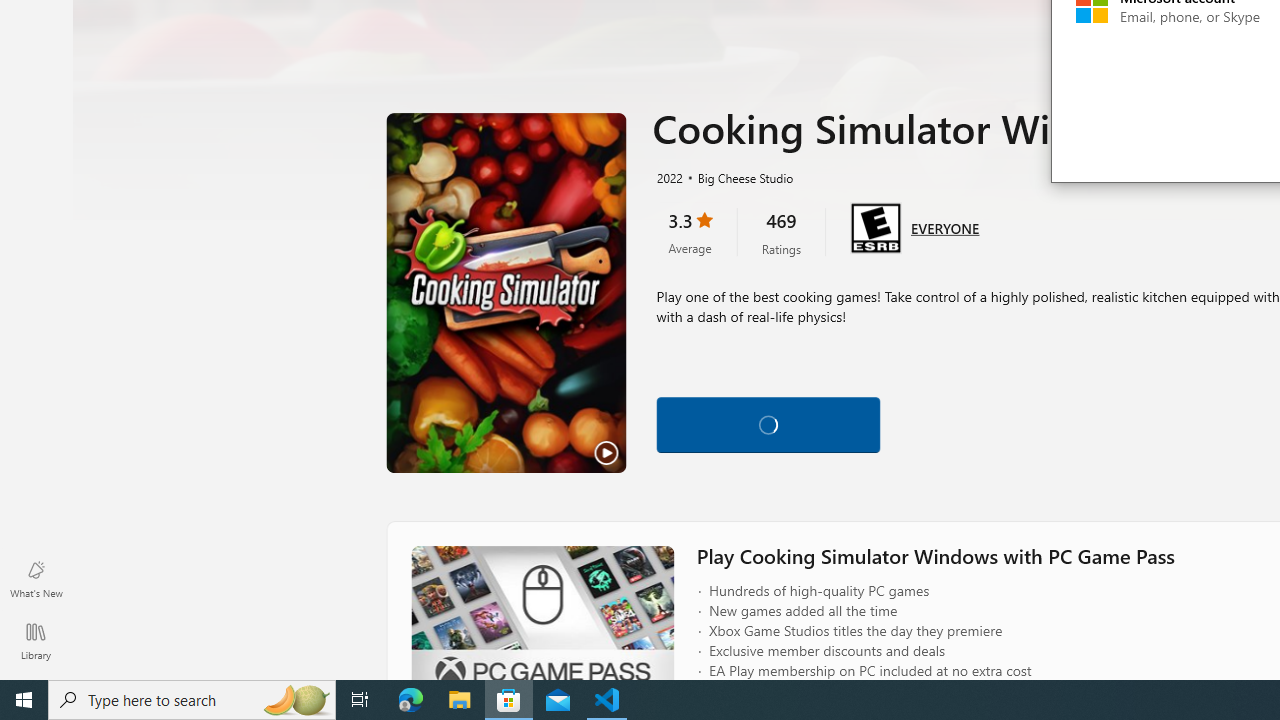  What do you see at coordinates (689, 231) in the screenshot?
I see `'3.3 stars. Click to skip to ratings and reviews'` at bounding box center [689, 231].